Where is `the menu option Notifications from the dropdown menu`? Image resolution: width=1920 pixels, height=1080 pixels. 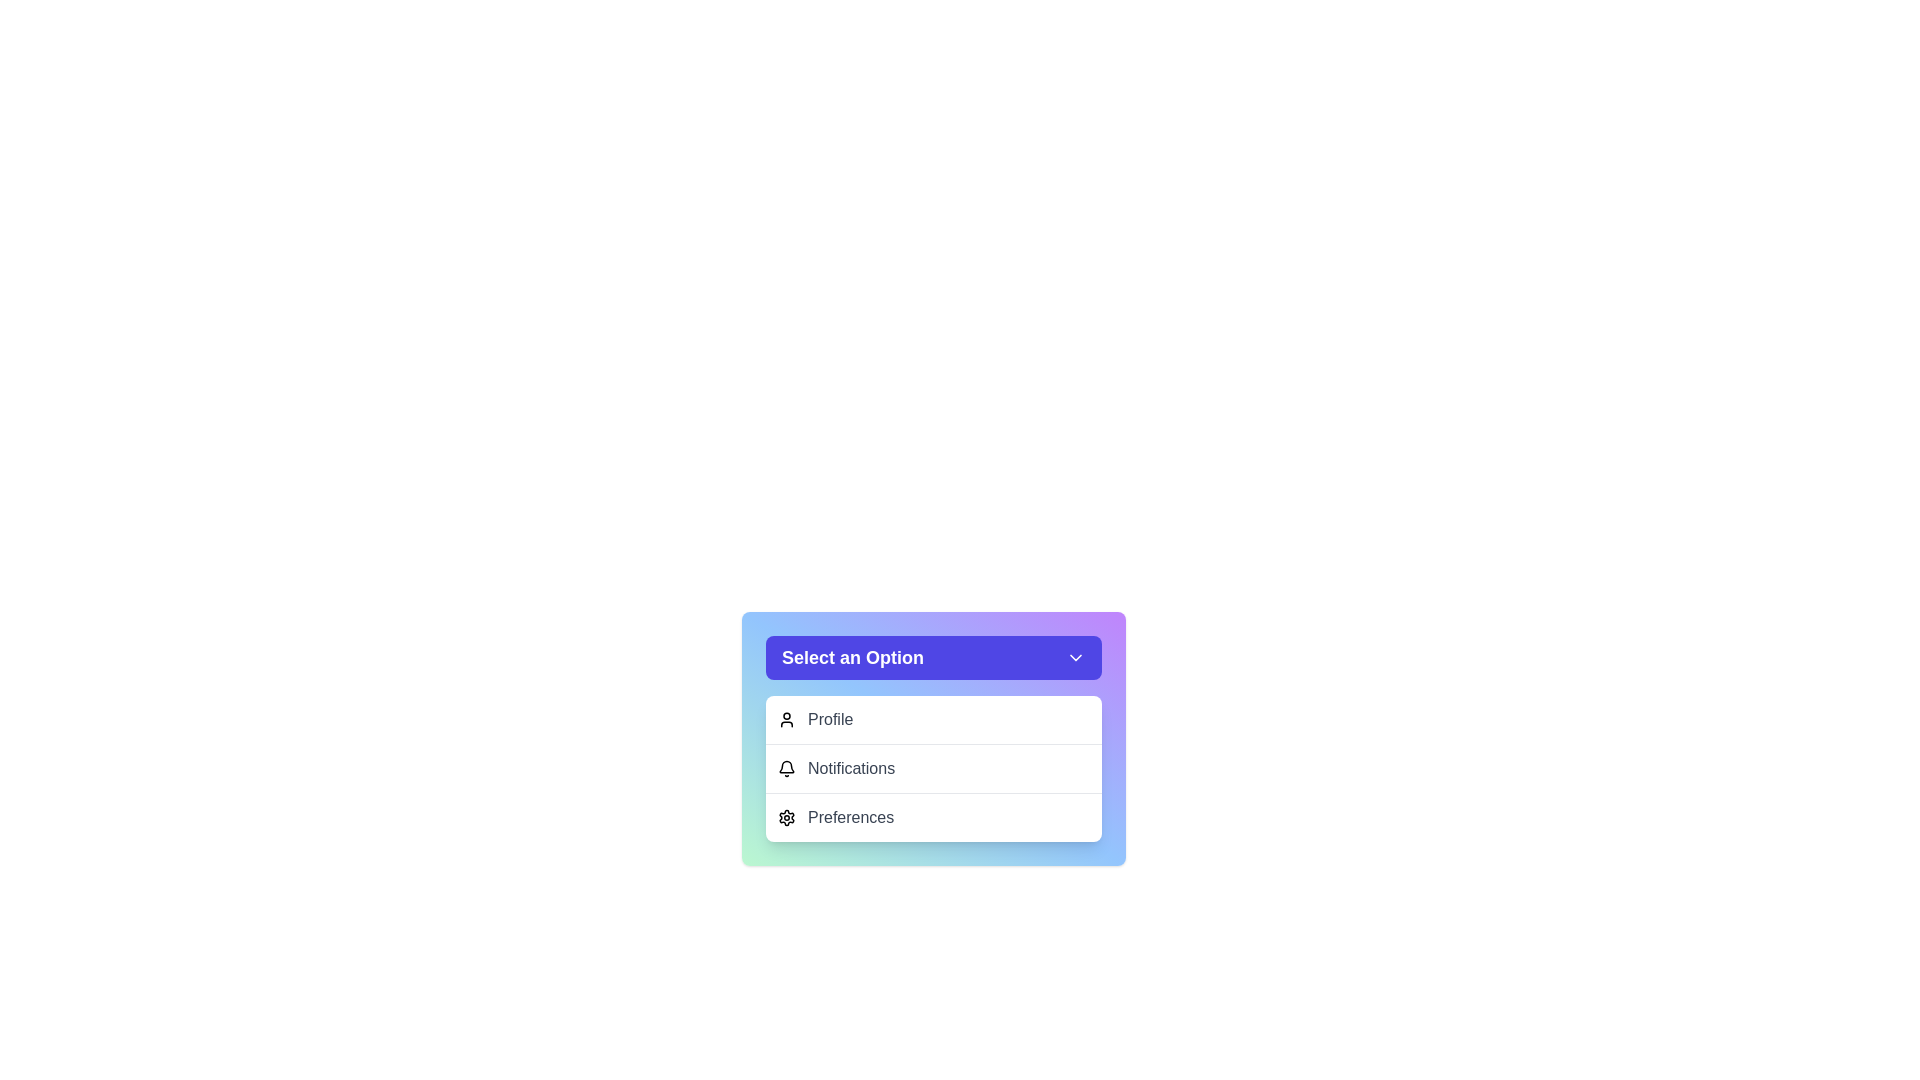
the menu option Notifications from the dropdown menu is located at coordinates (933, 767).